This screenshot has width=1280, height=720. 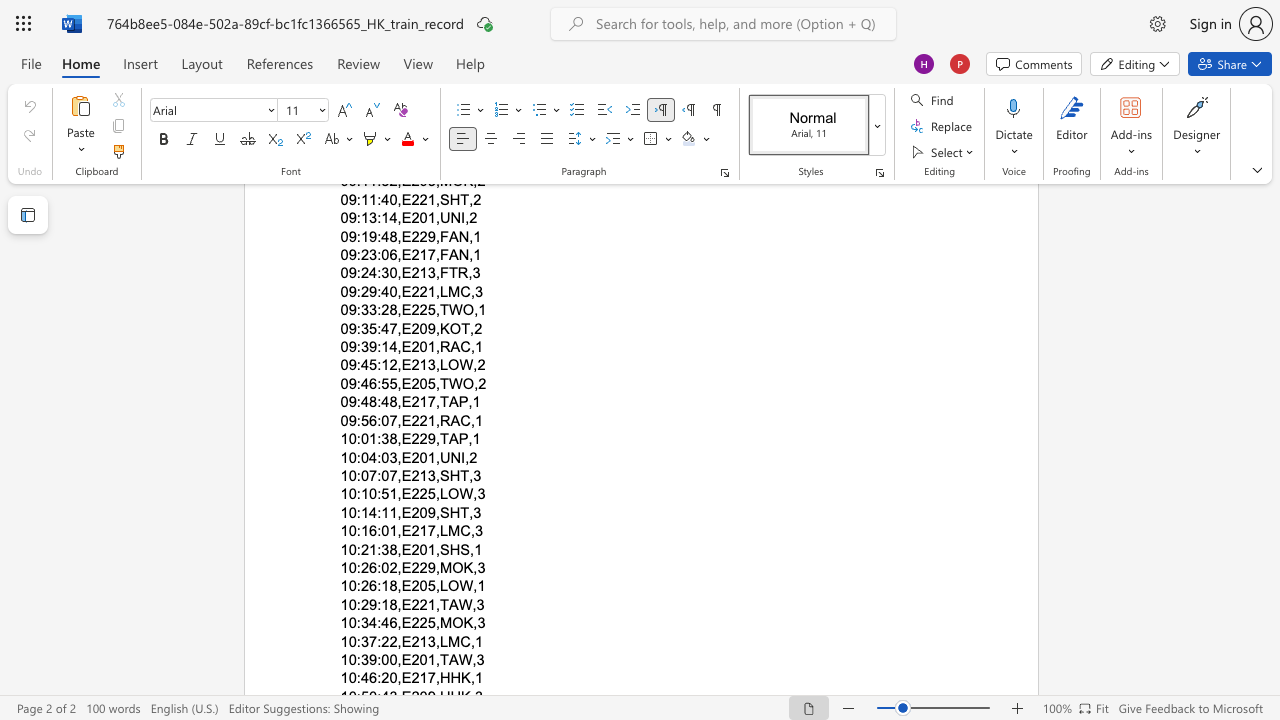 I want to click on the subset text "0:21:38,E201," within the text "10:21:38,E201,SHS,1", so click(x=348, y=549).